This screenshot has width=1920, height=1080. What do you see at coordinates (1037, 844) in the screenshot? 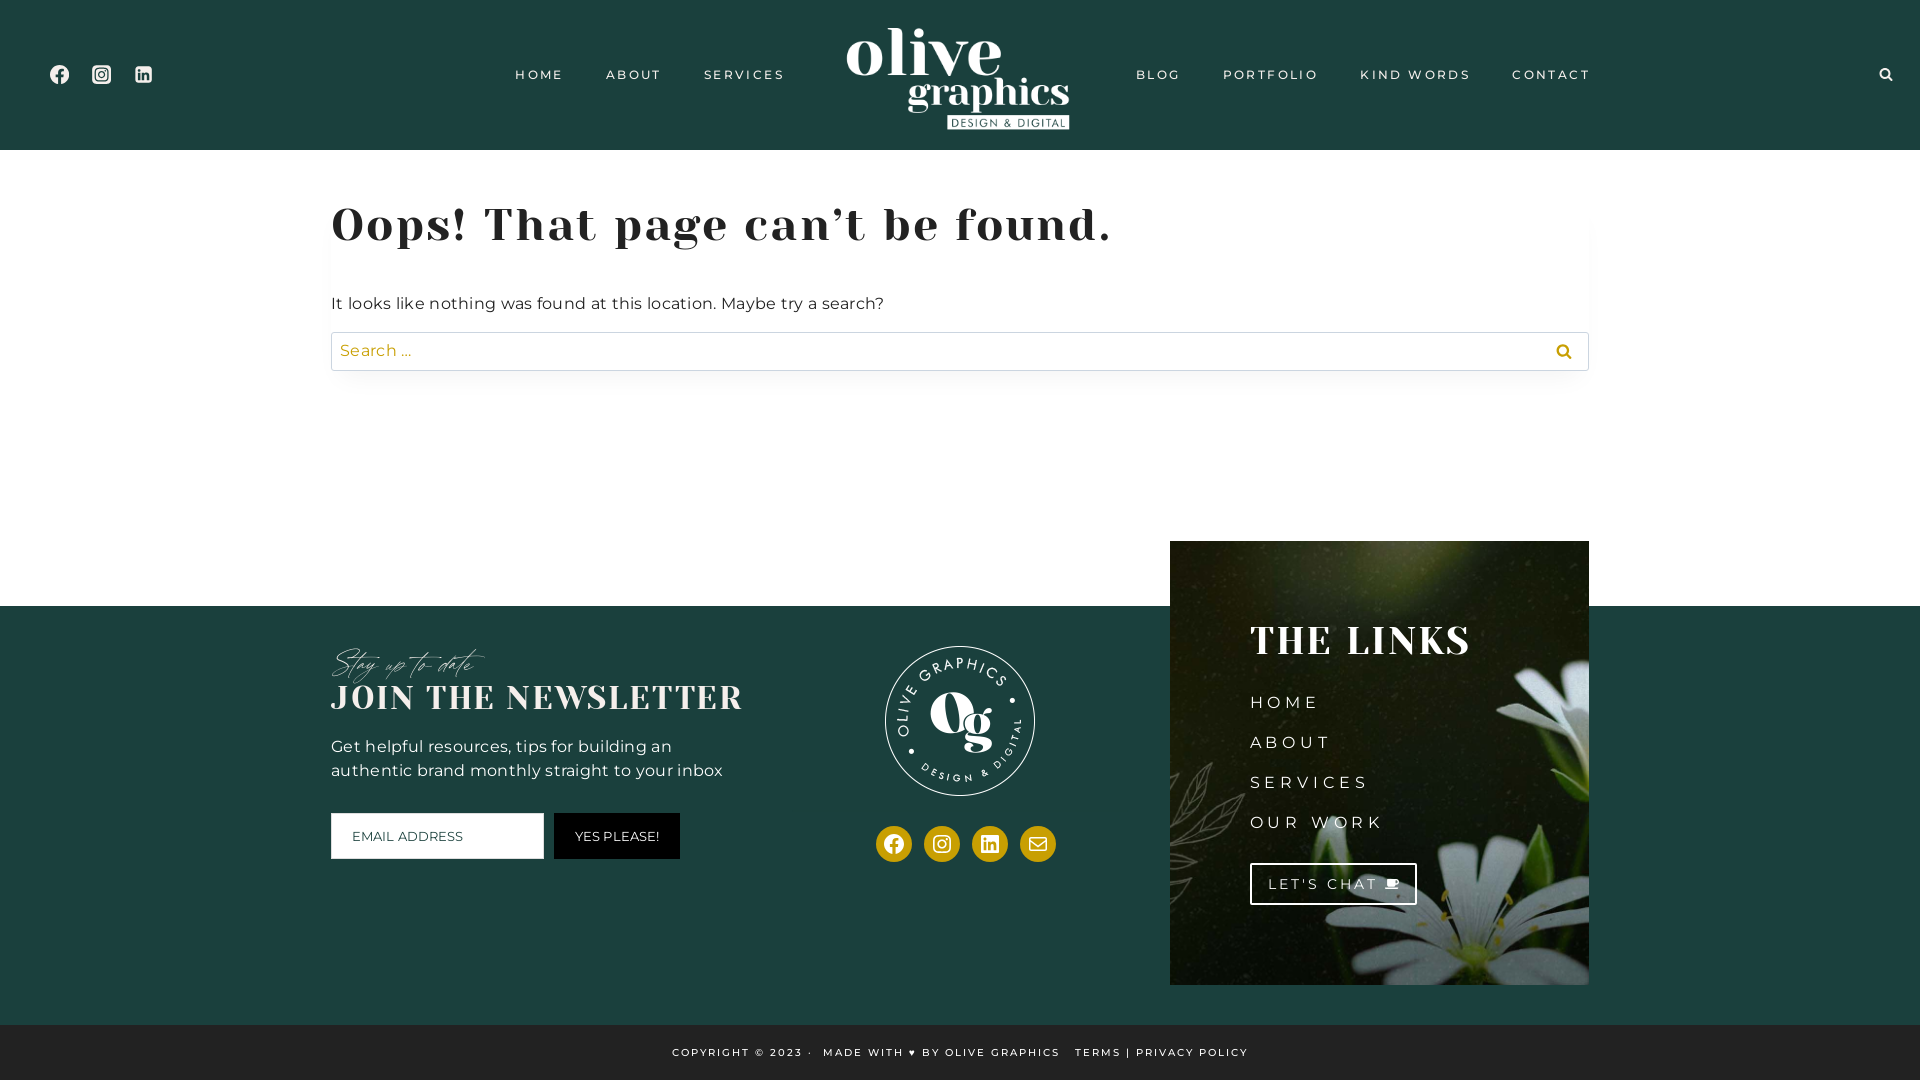
I see `'Mail'` at bounding box center [1037, 844].